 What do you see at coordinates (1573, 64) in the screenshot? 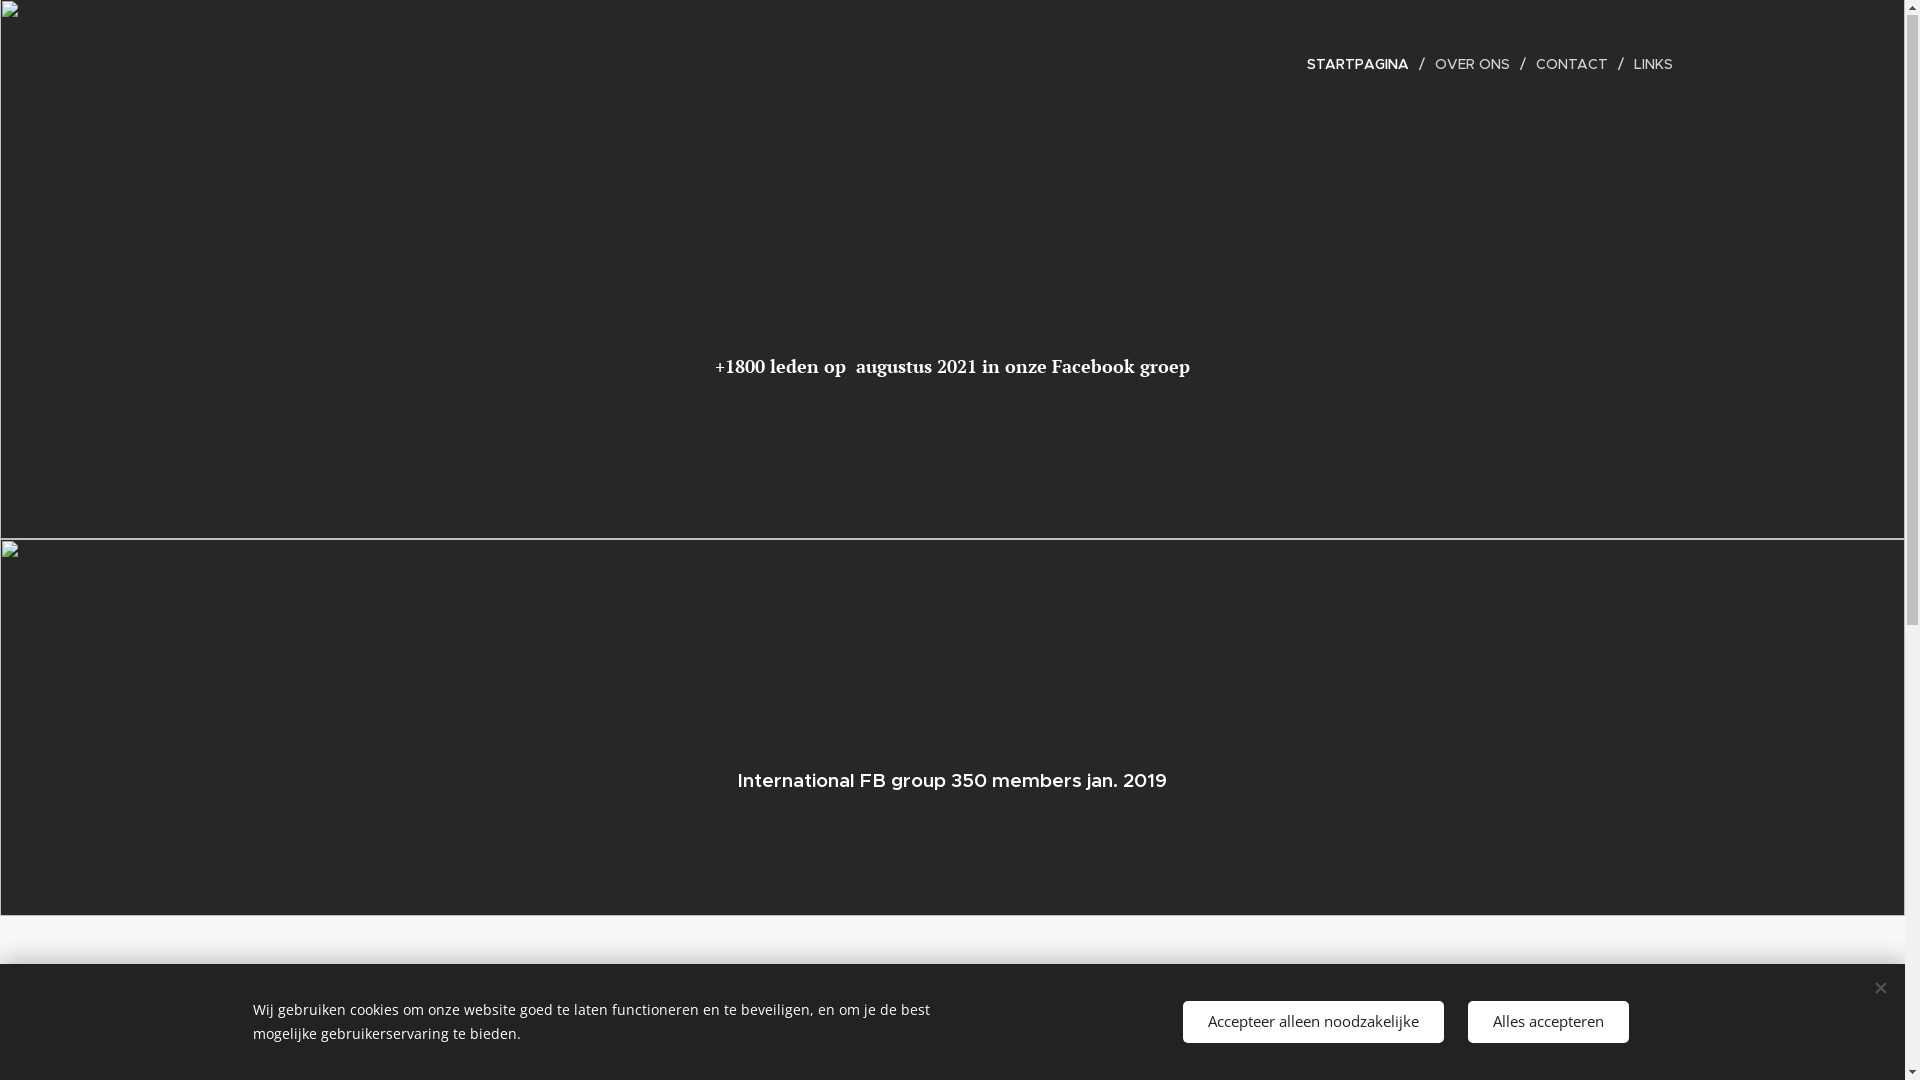
I see `'CONTACT'` at bounding box center [1573, 64].